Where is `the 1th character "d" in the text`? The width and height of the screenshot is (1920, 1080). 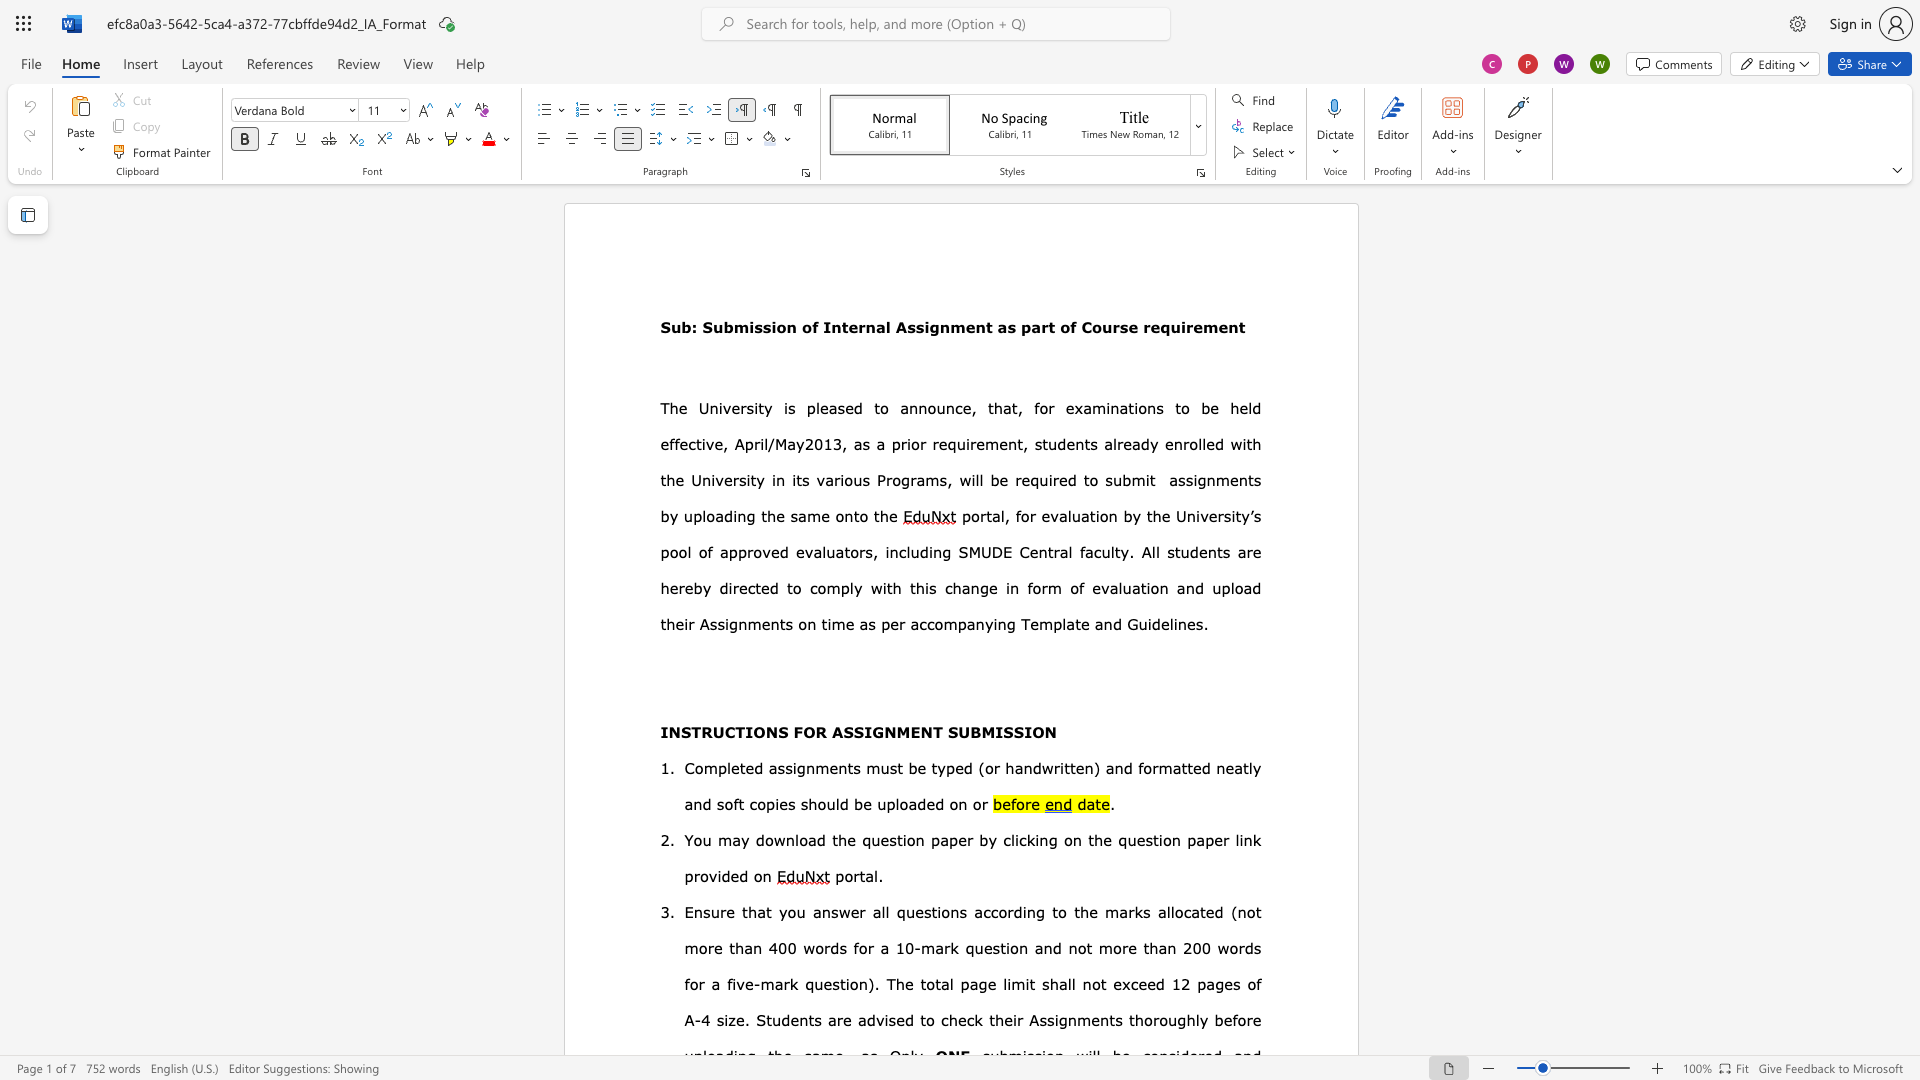 the 1th character "d" in the text is located at coordinates (858, 407).